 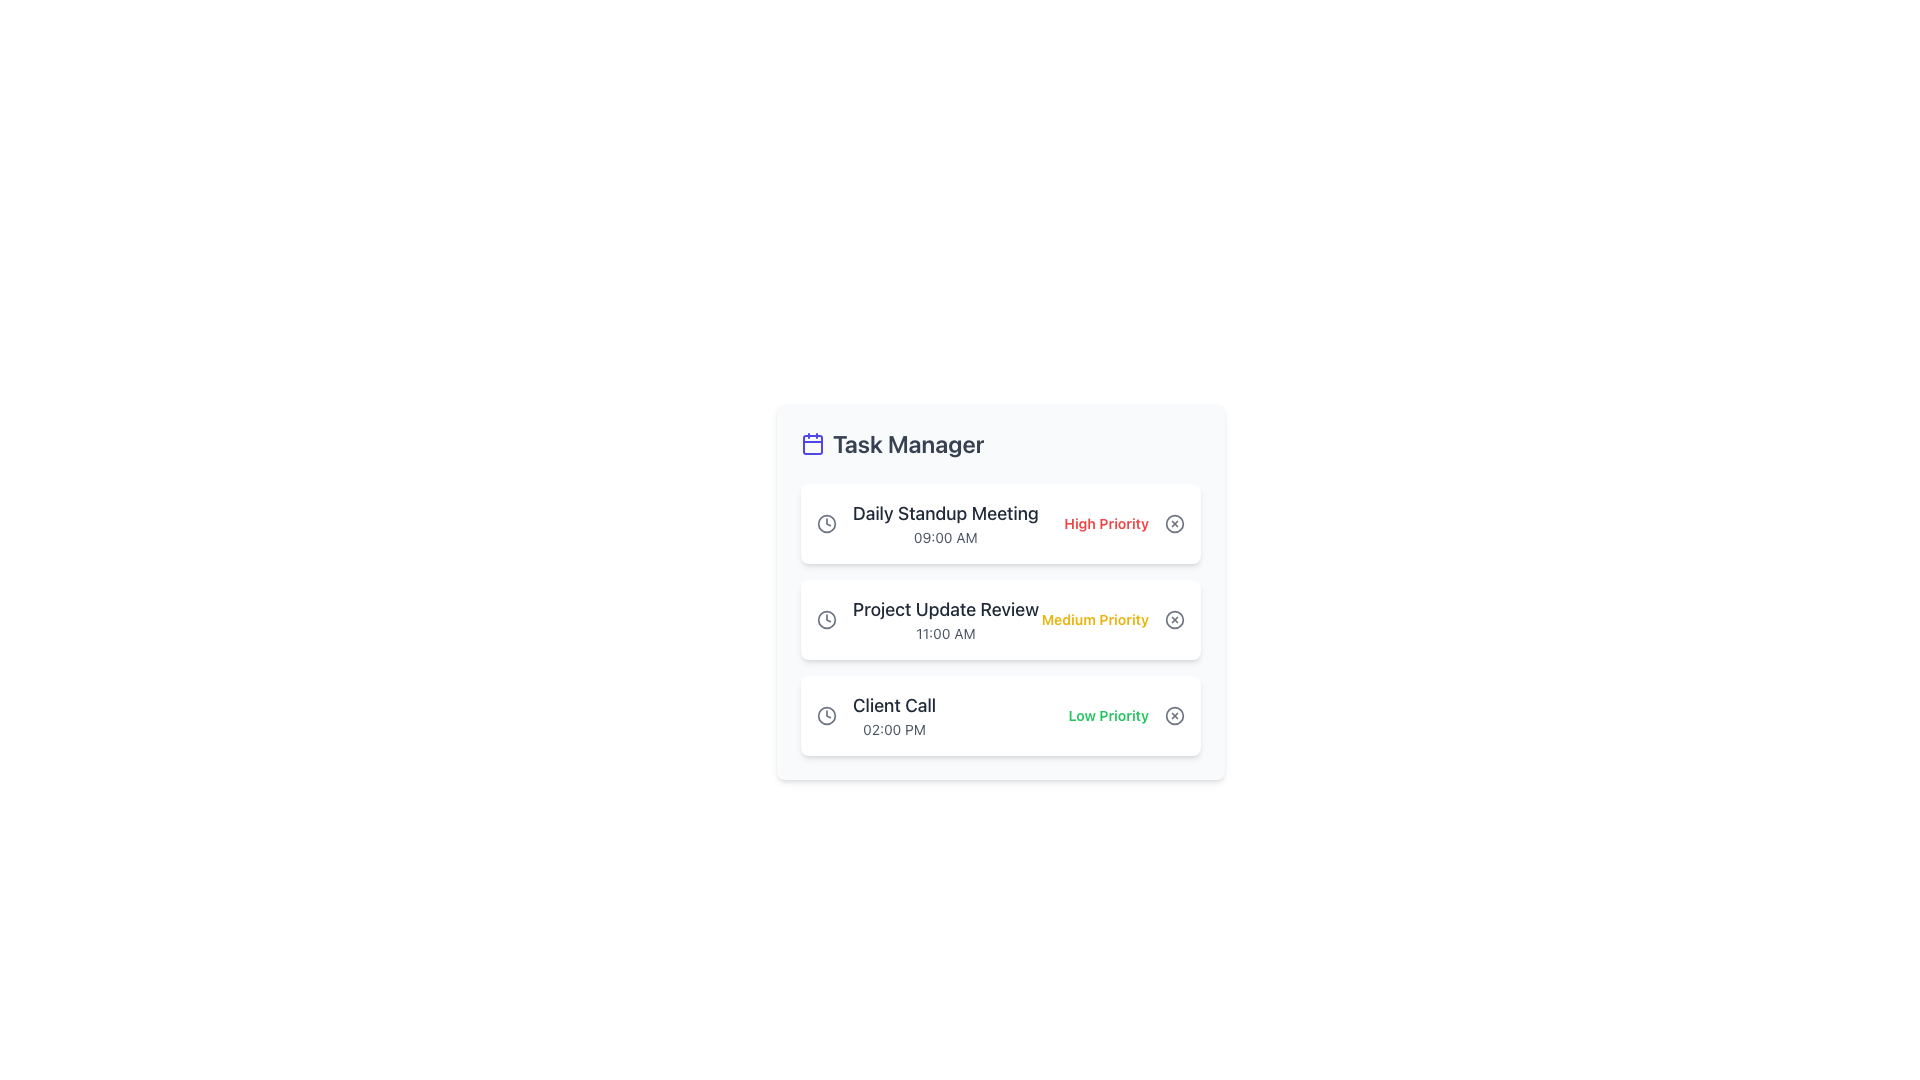 What do you see at coordinates (893, 729) in the screenshot?
I see `the text label indicating the scheduled time for the 'Client Call' task, which is centrally aligned beneath the 'Client Call' text within the task card` at bounding box center [893, 729].